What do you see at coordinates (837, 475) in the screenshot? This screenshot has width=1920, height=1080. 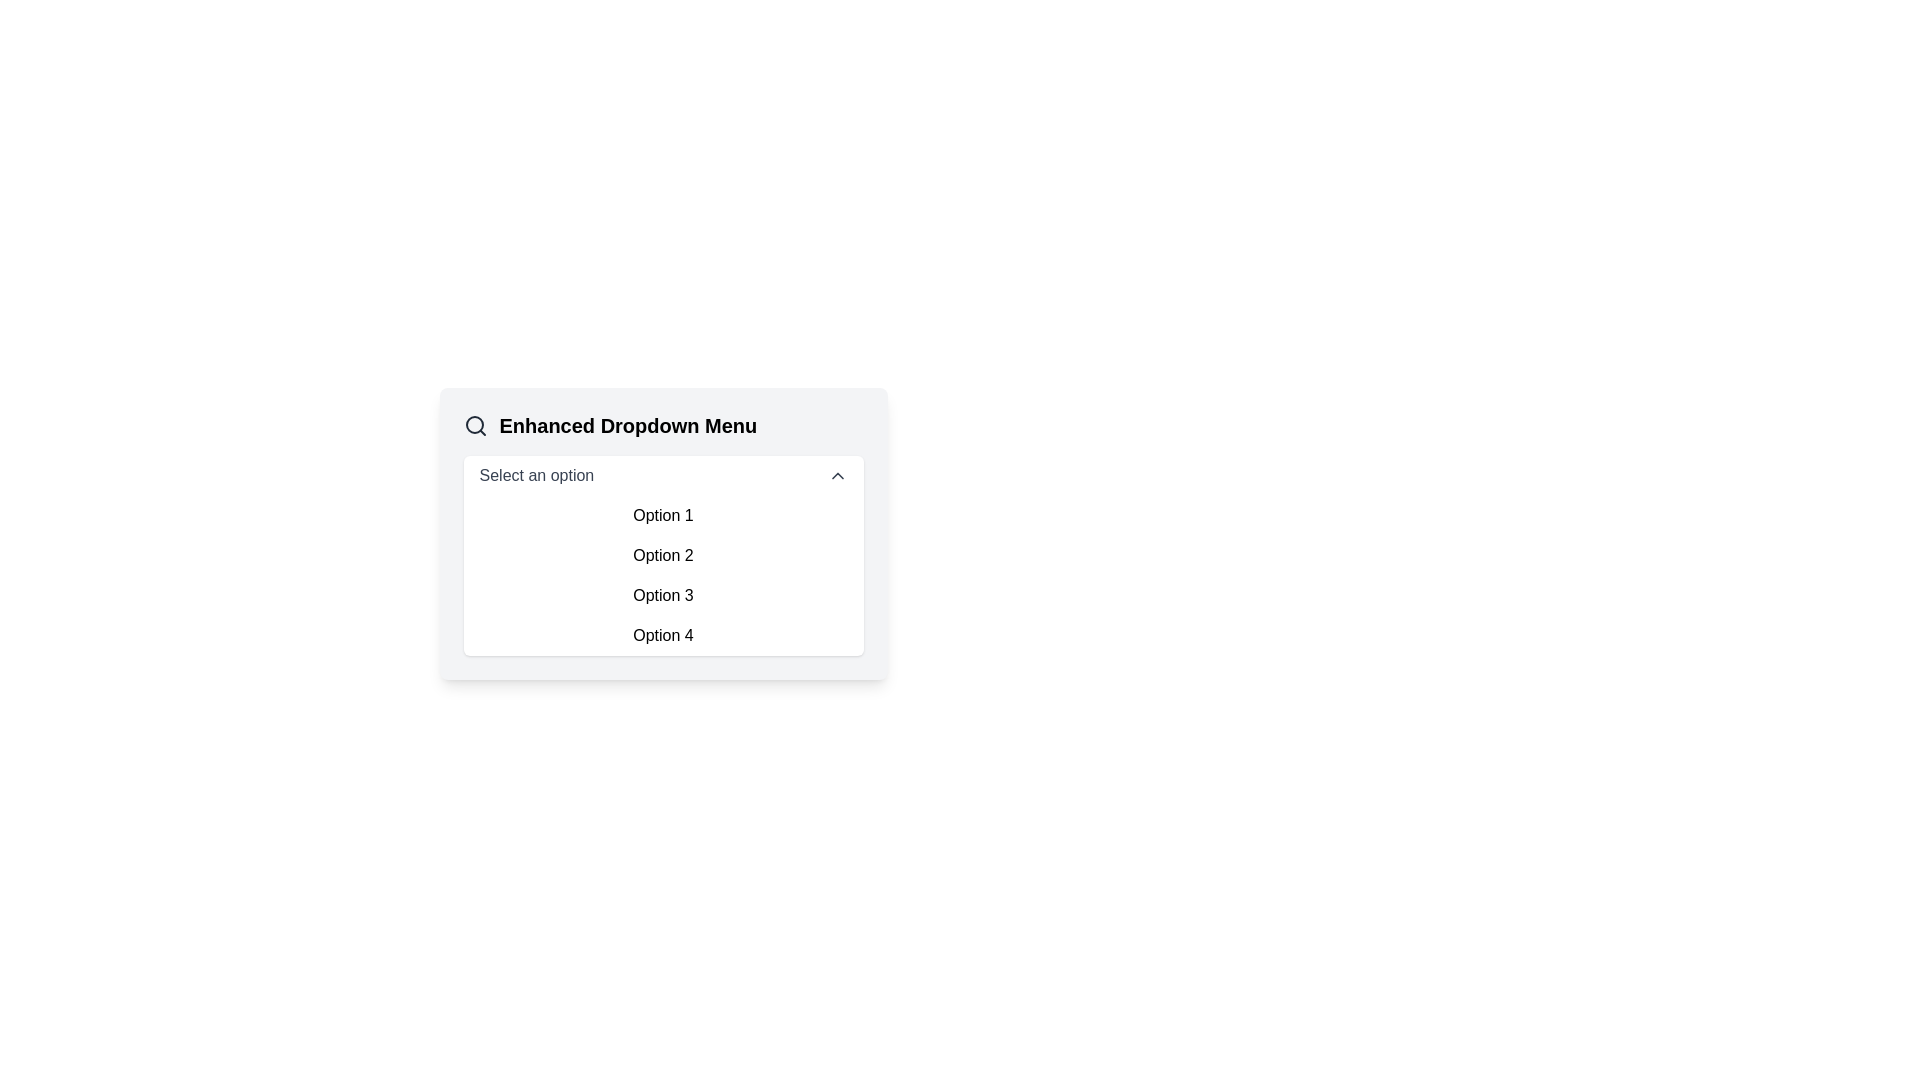 I see `the upward-pointing chevron icon located on the right side of the row labeled 'Select an option'` at bounding box center [837, 475].